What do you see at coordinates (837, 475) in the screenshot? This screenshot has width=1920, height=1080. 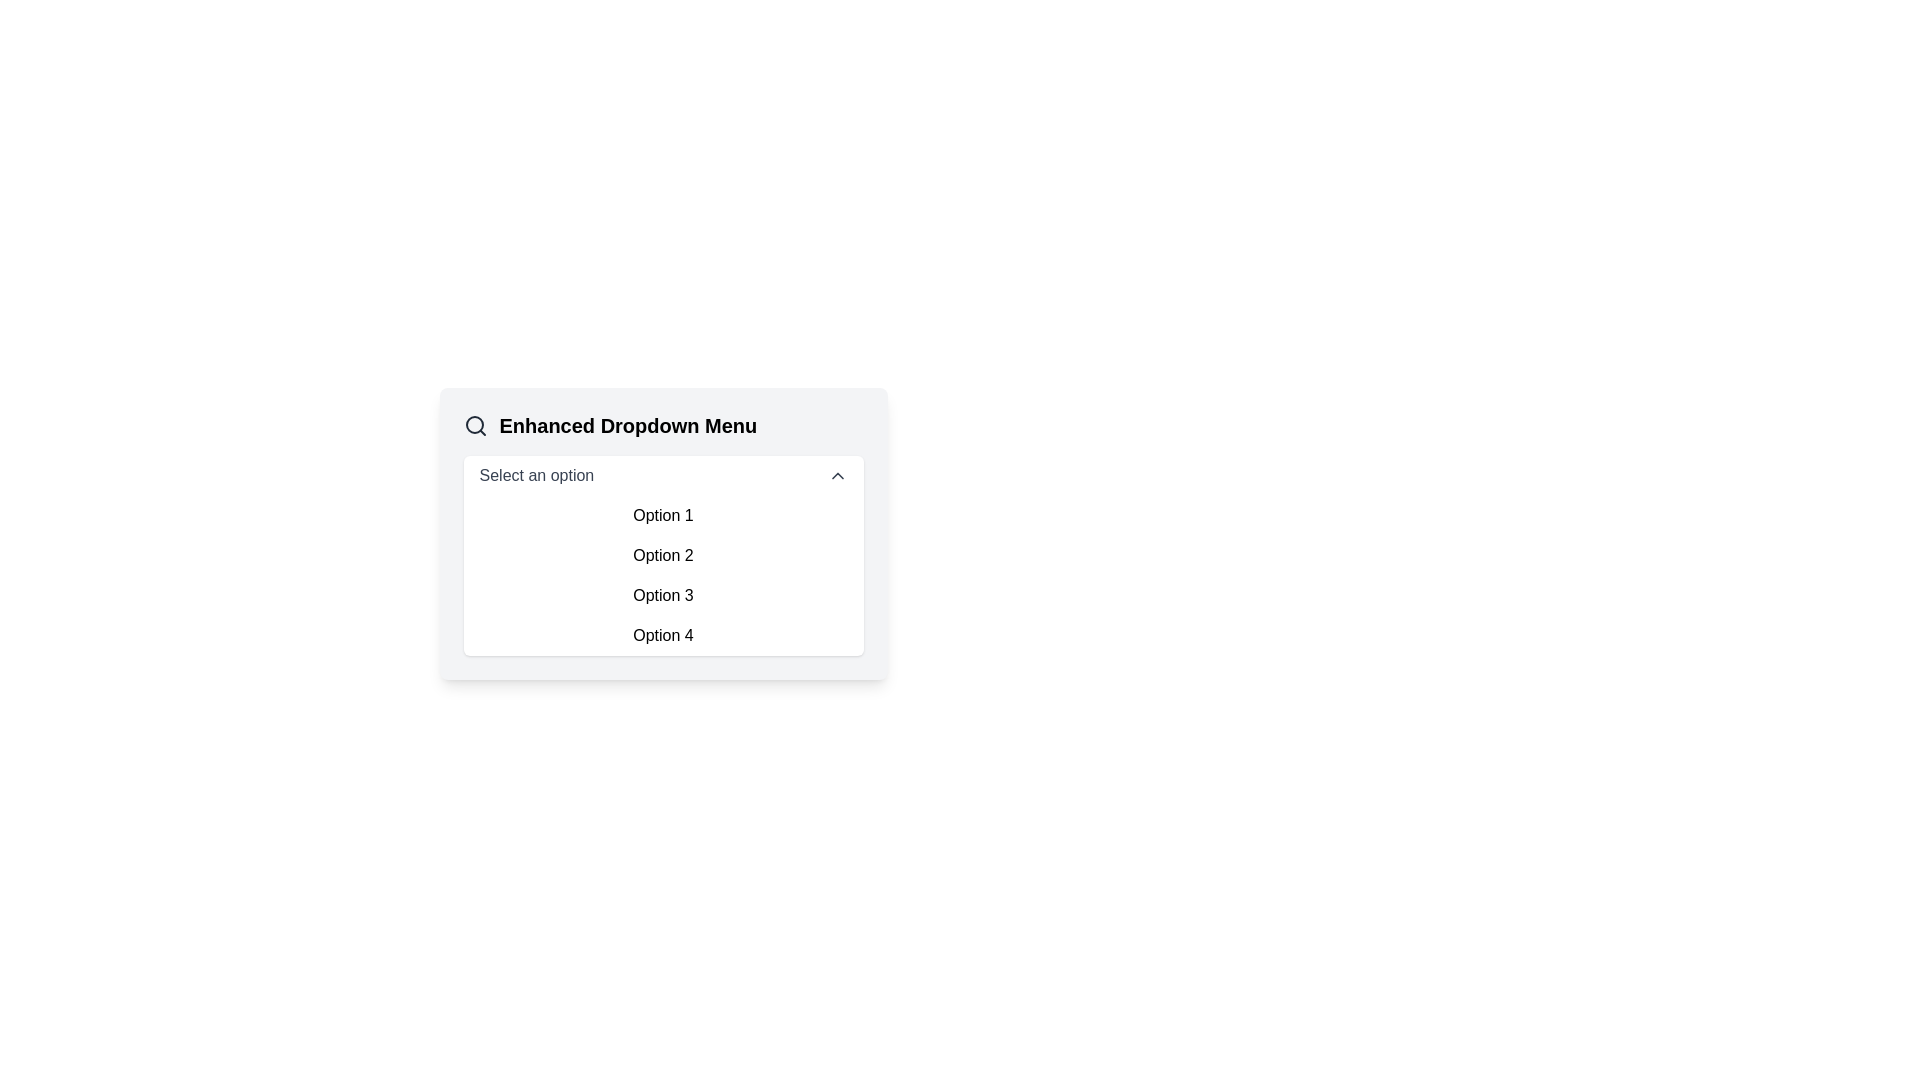 I see `the upward-pointing chevron icon located on the right side of the row labeled 'Select an option'` at bounding box center [837, 475].